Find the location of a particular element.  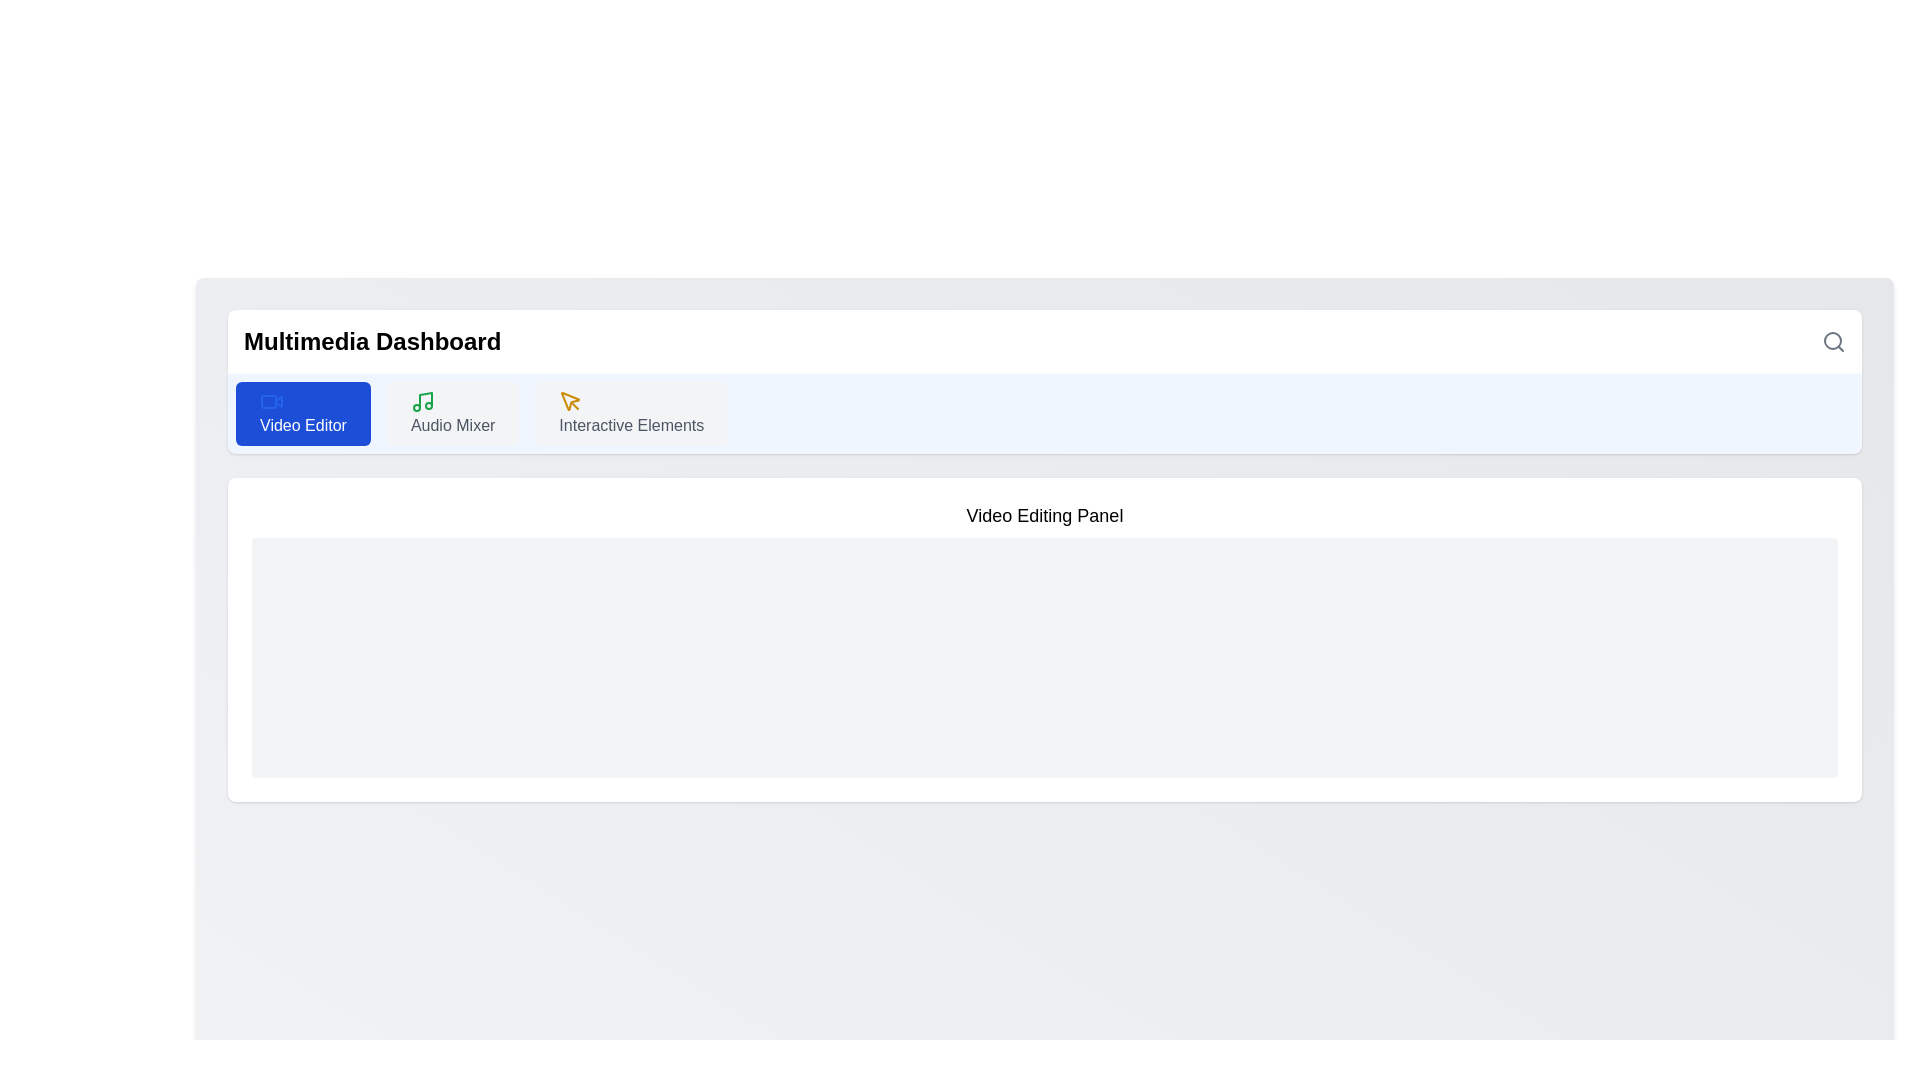

the yellow mouse pointer icon located in the 'Interactive Elements' section, positioned between 'Audio Mixer' and 'Video Editor' is located at coordinates (570, 401).